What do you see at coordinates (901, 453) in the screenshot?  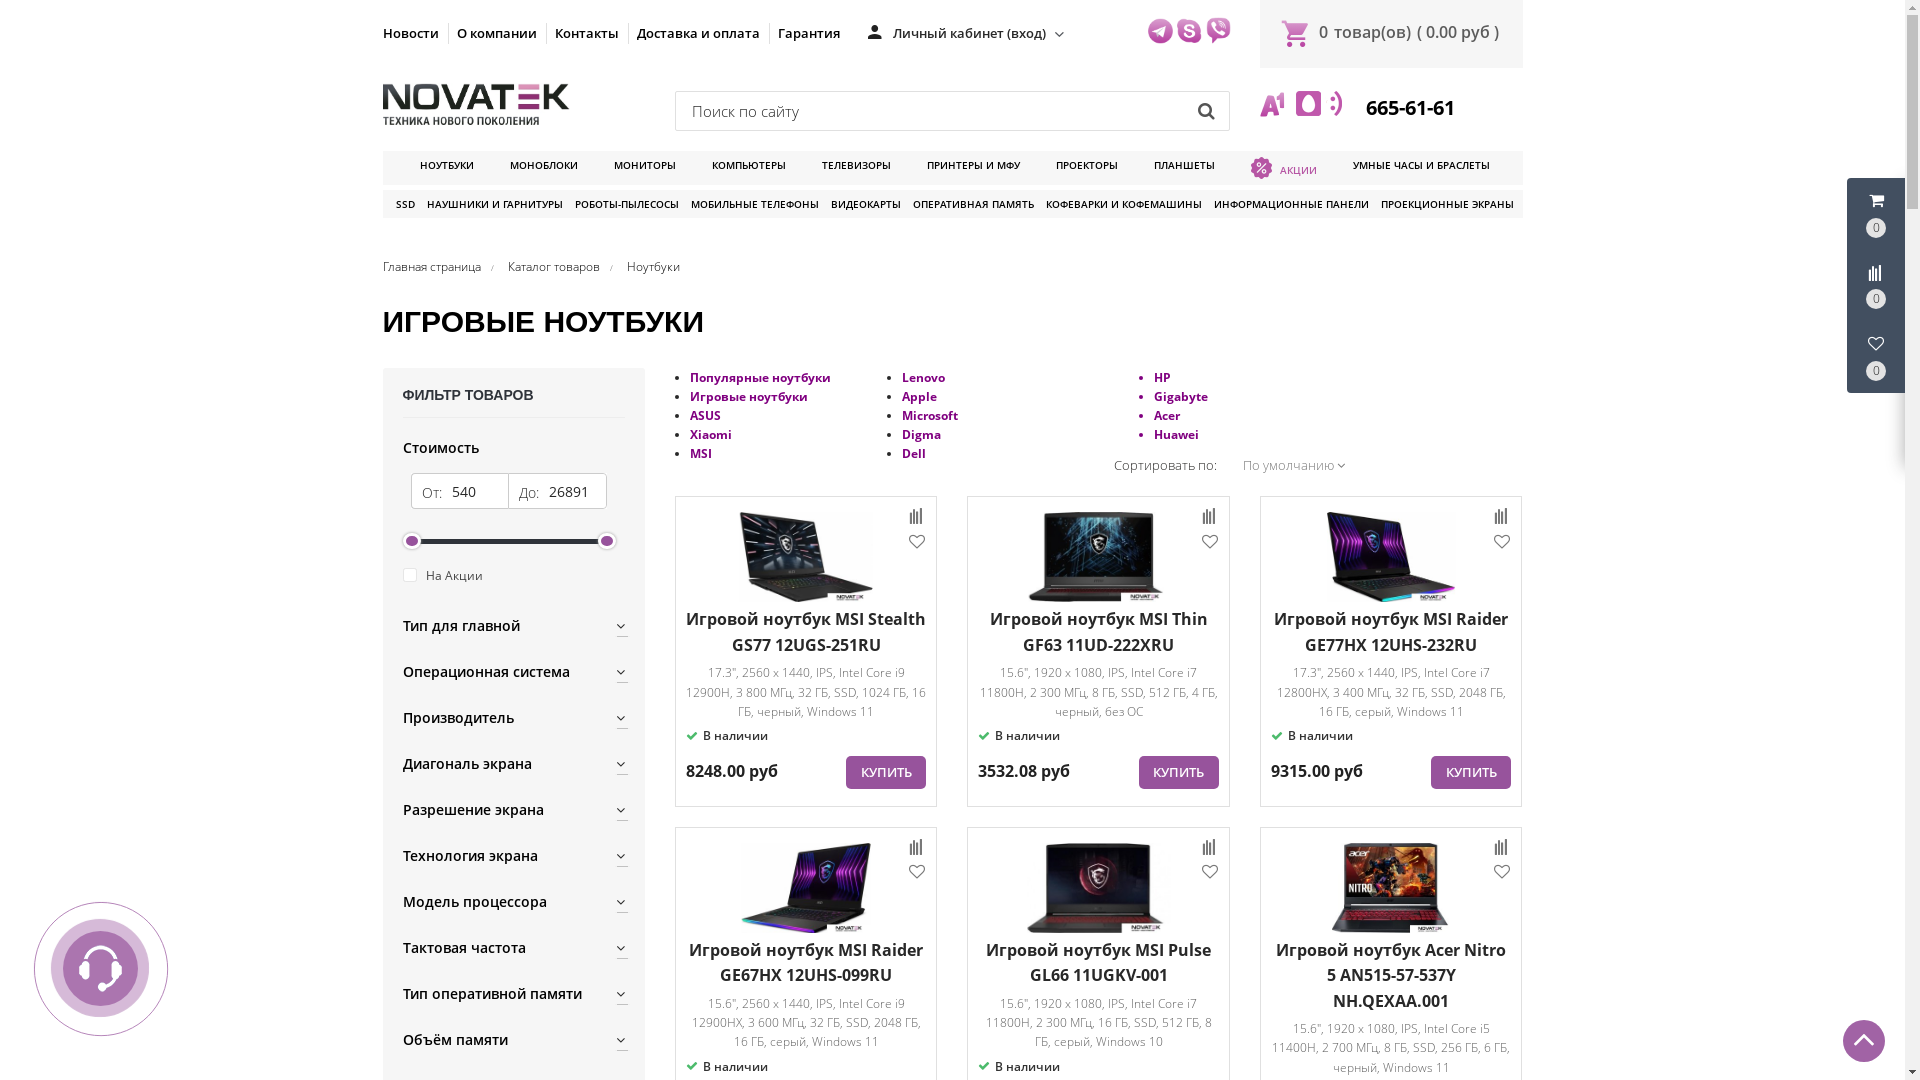 I see `'Dell'` at bounding box center [901, 453].